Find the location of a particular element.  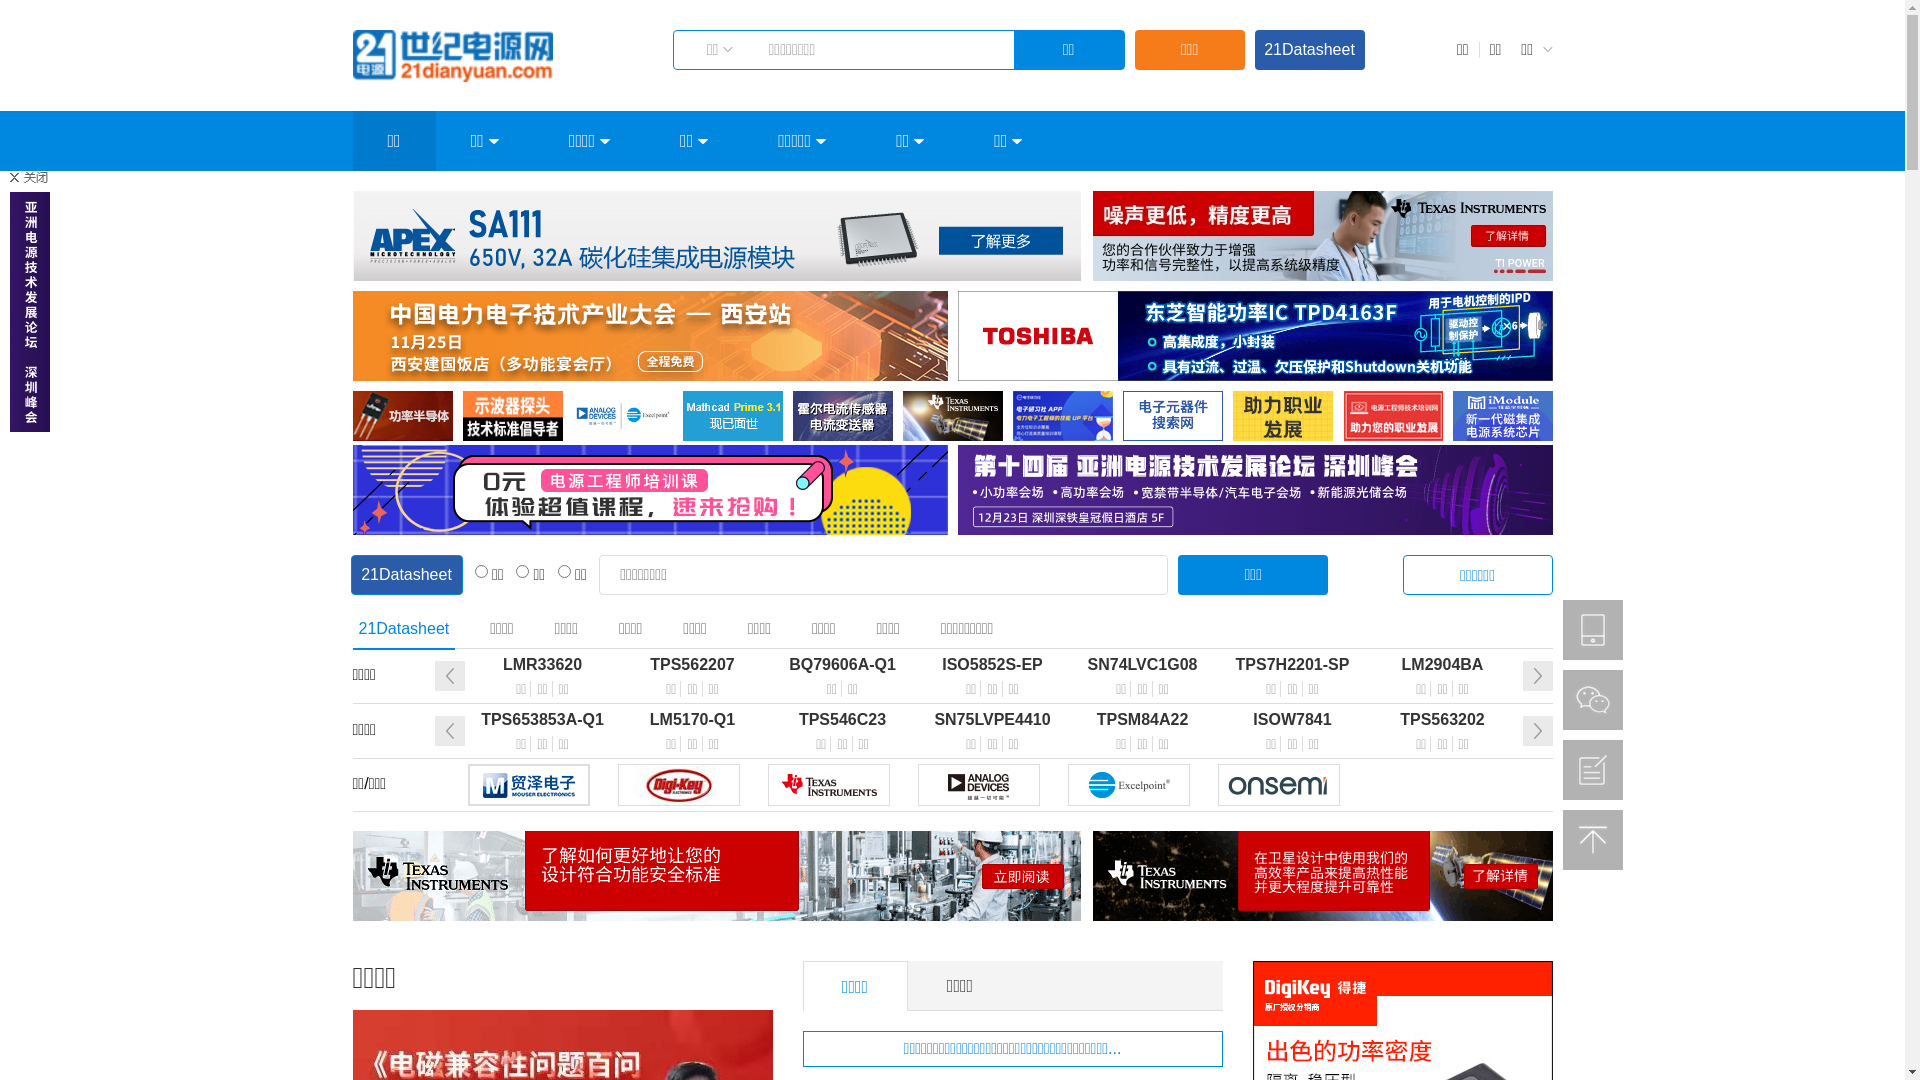

'SN74LVC1G08' is located at coordinates (1067, 664).